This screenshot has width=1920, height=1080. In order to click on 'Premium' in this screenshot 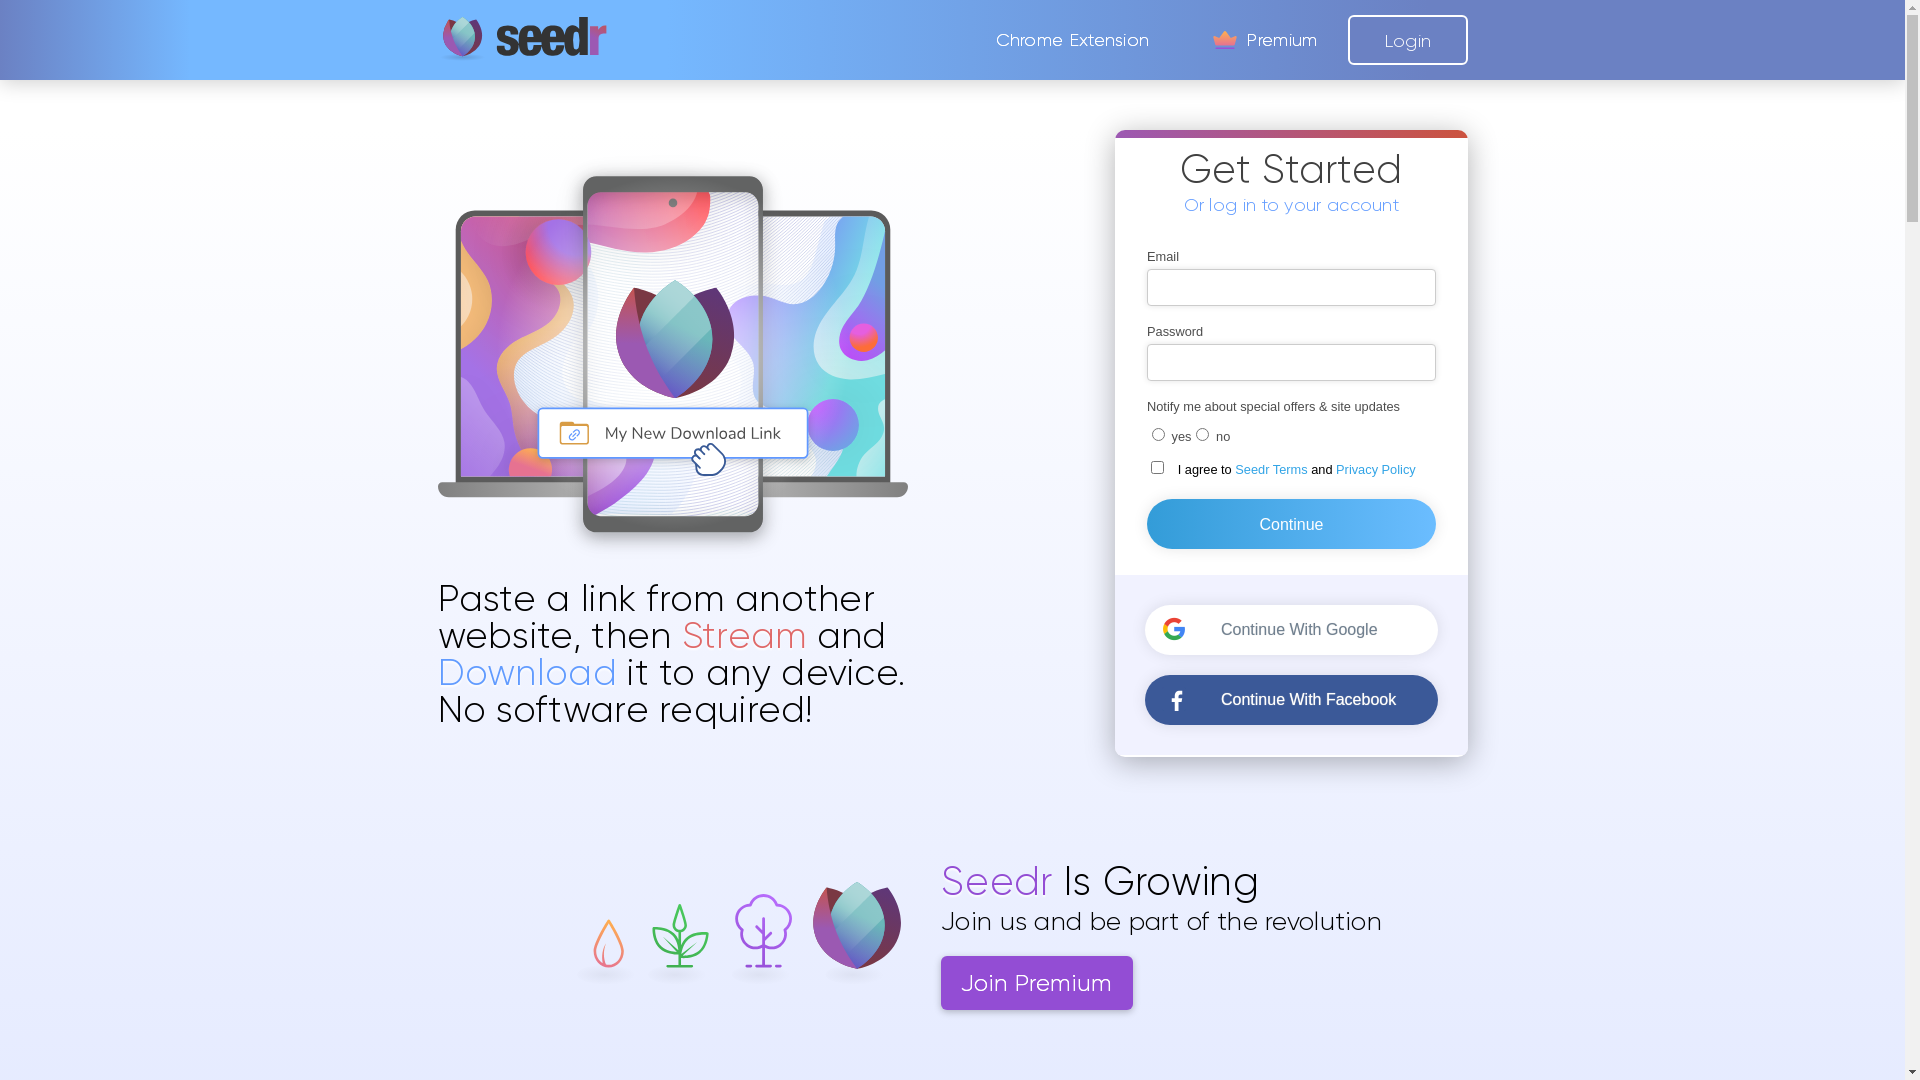, I will do `click(1261, 39)`.